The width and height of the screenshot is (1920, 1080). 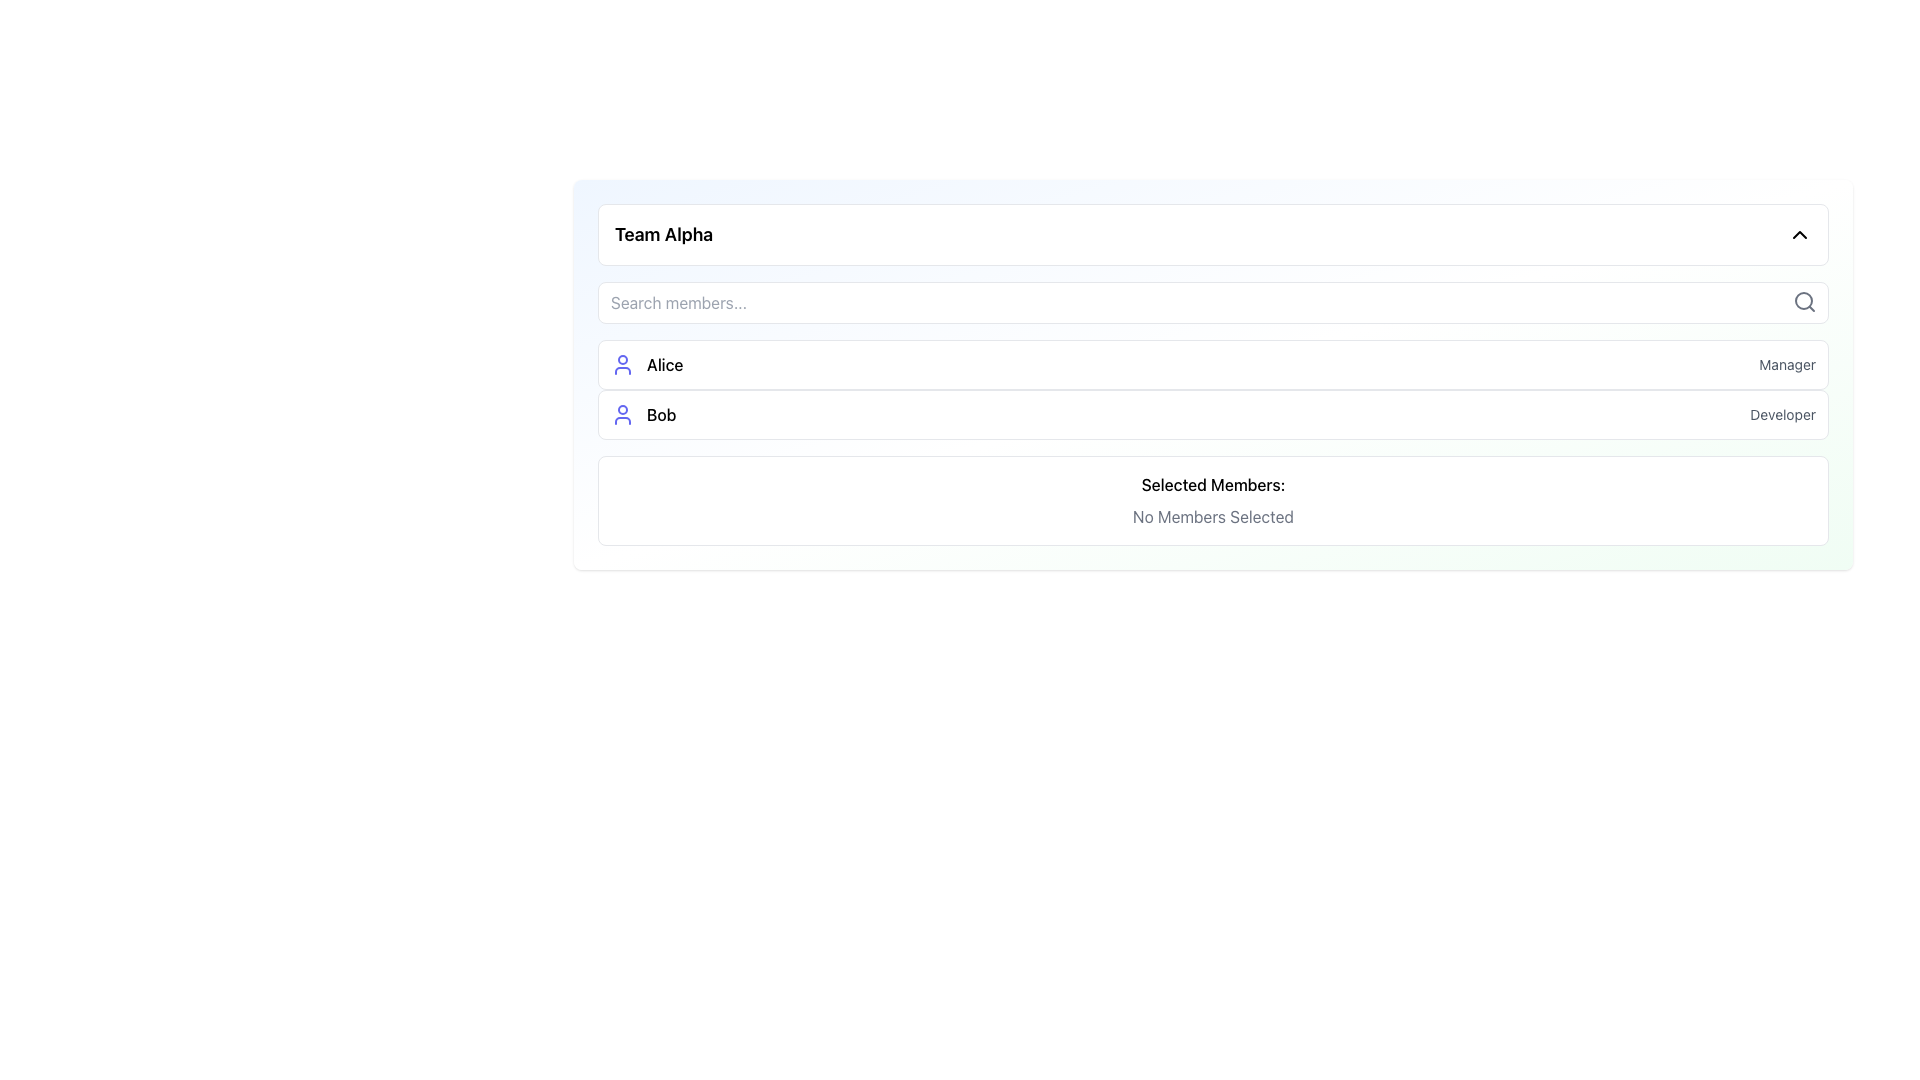 I want to click on user avatar icon that is indigo in color, located to the left of the name 'Alice' in the team member list, so click(x=622, y=365).